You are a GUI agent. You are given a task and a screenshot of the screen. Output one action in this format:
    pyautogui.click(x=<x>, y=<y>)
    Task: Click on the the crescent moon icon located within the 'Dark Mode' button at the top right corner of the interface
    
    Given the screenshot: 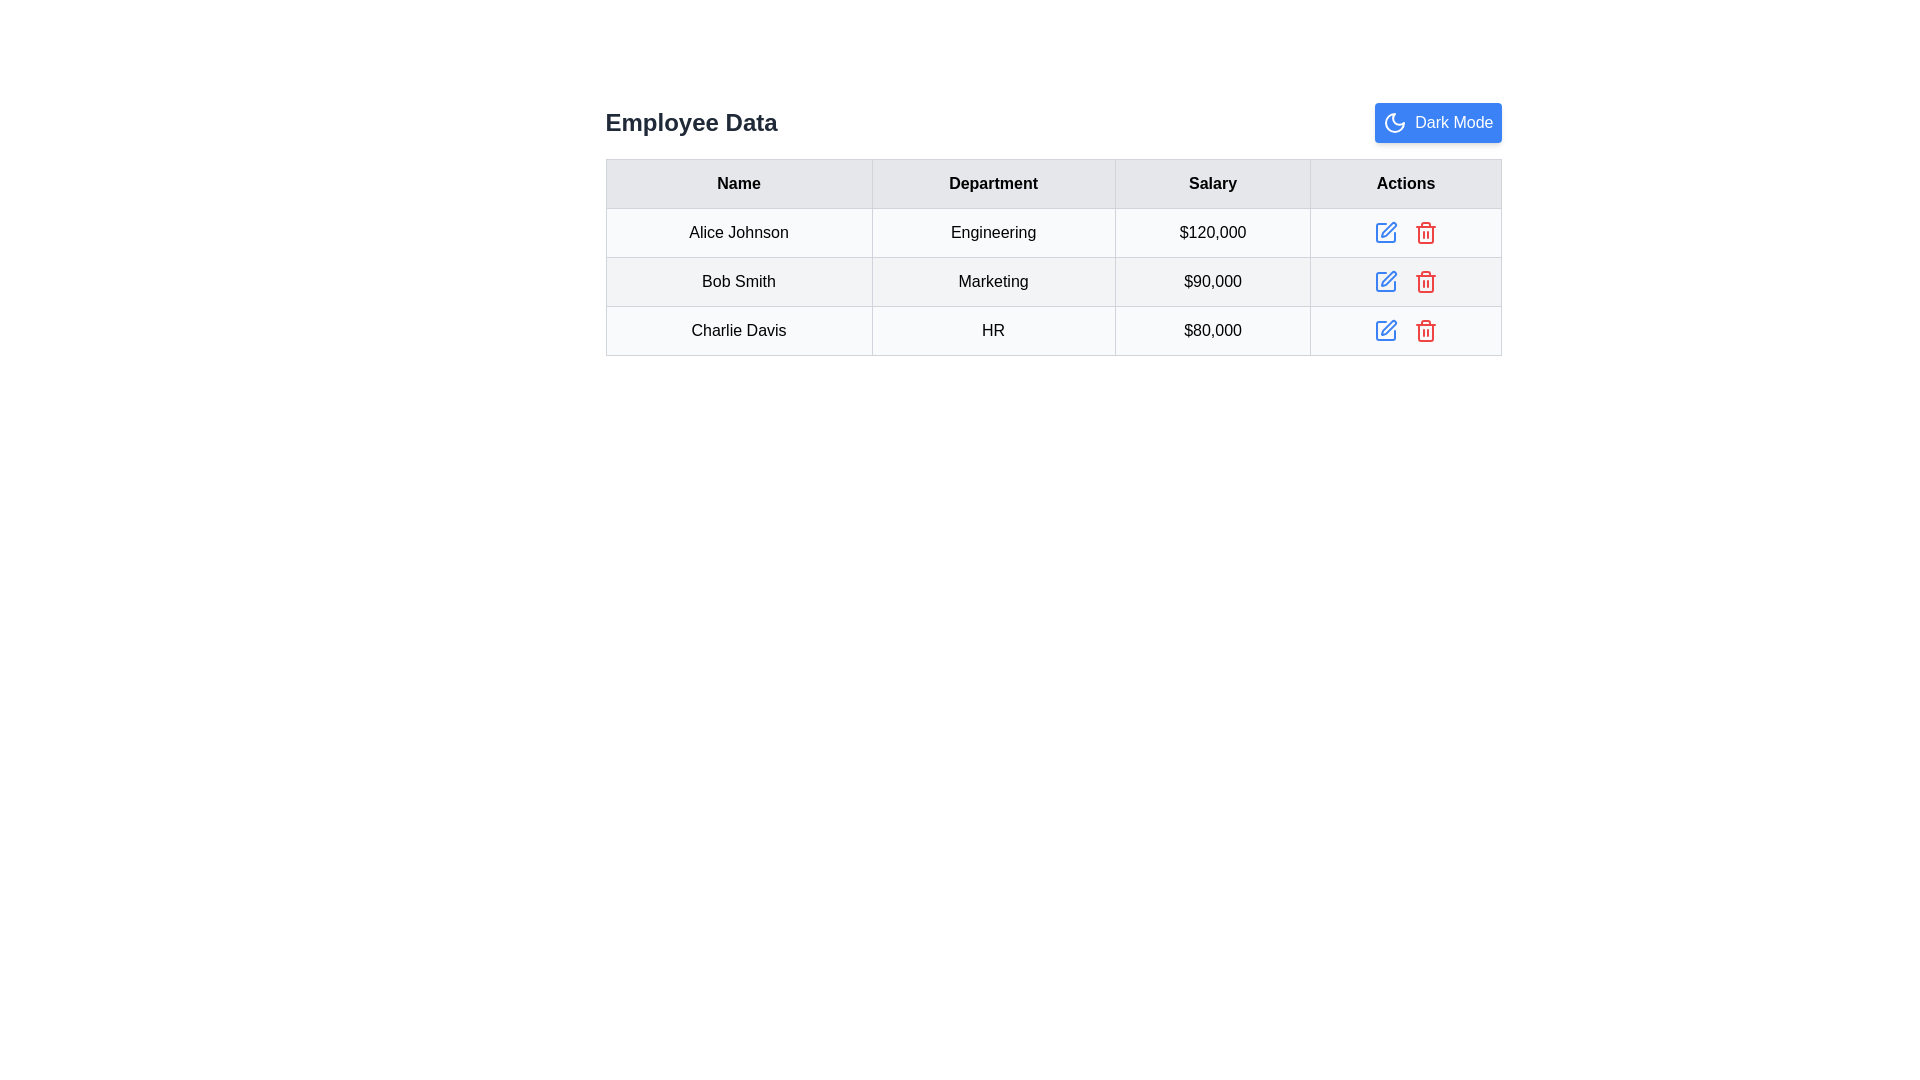 What is the action you would take?
    pyautogui.click(x=1394, y=123)
    